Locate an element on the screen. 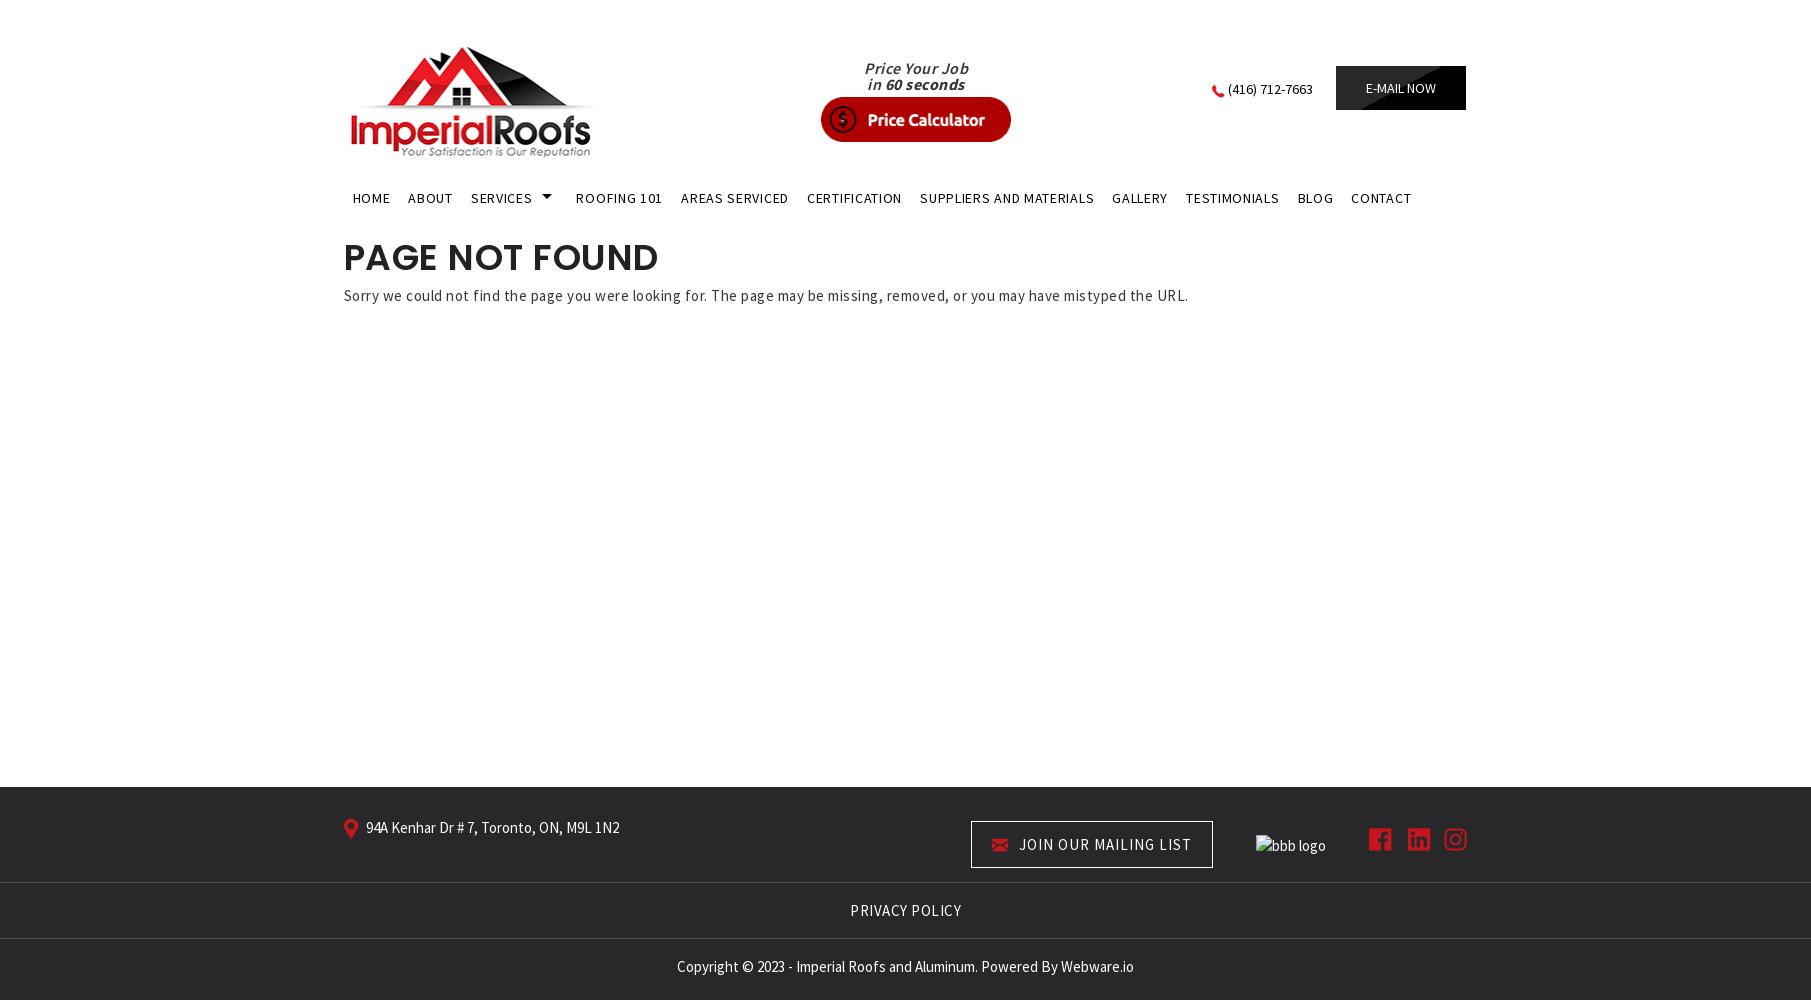 The height and width of the screenshot is (1000, 1811). '60 seconds' is located at coordinates (922, 83).